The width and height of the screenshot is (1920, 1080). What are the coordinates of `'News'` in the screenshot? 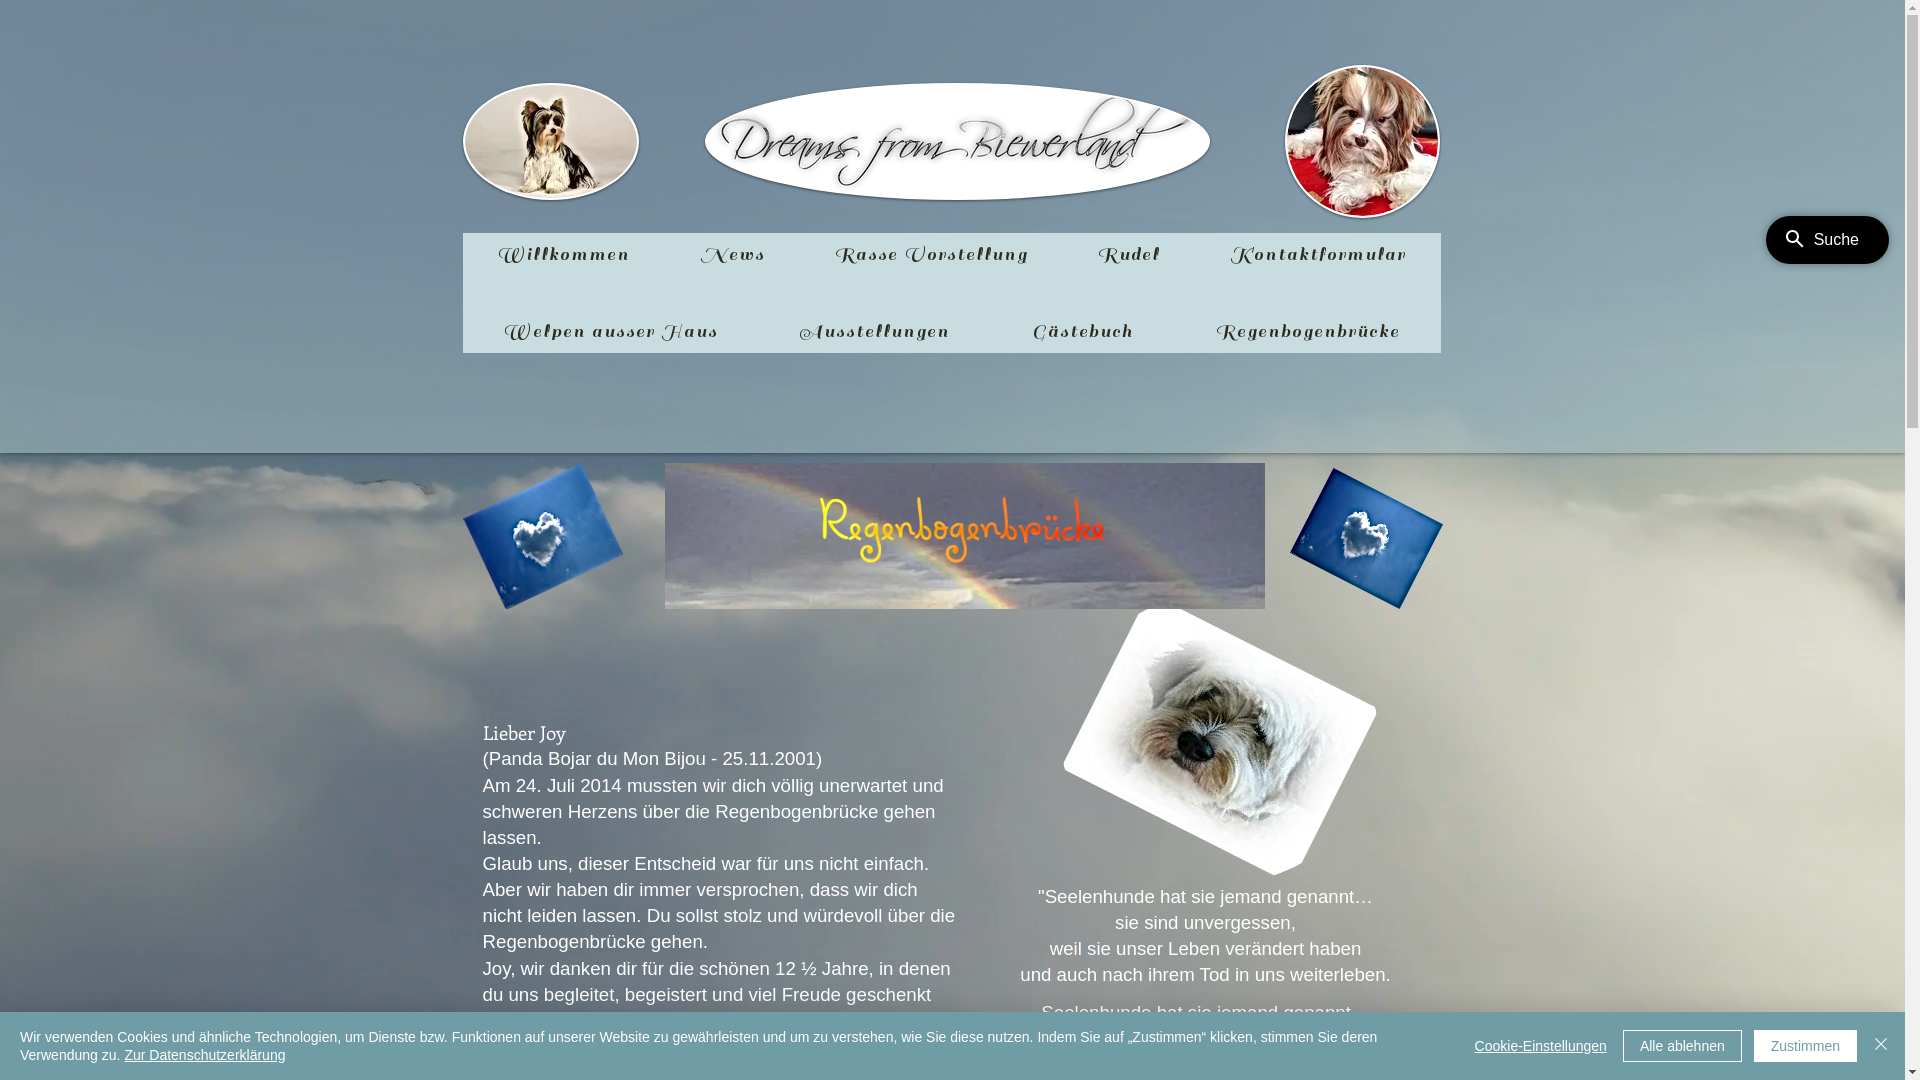 It's located at (730, 253).